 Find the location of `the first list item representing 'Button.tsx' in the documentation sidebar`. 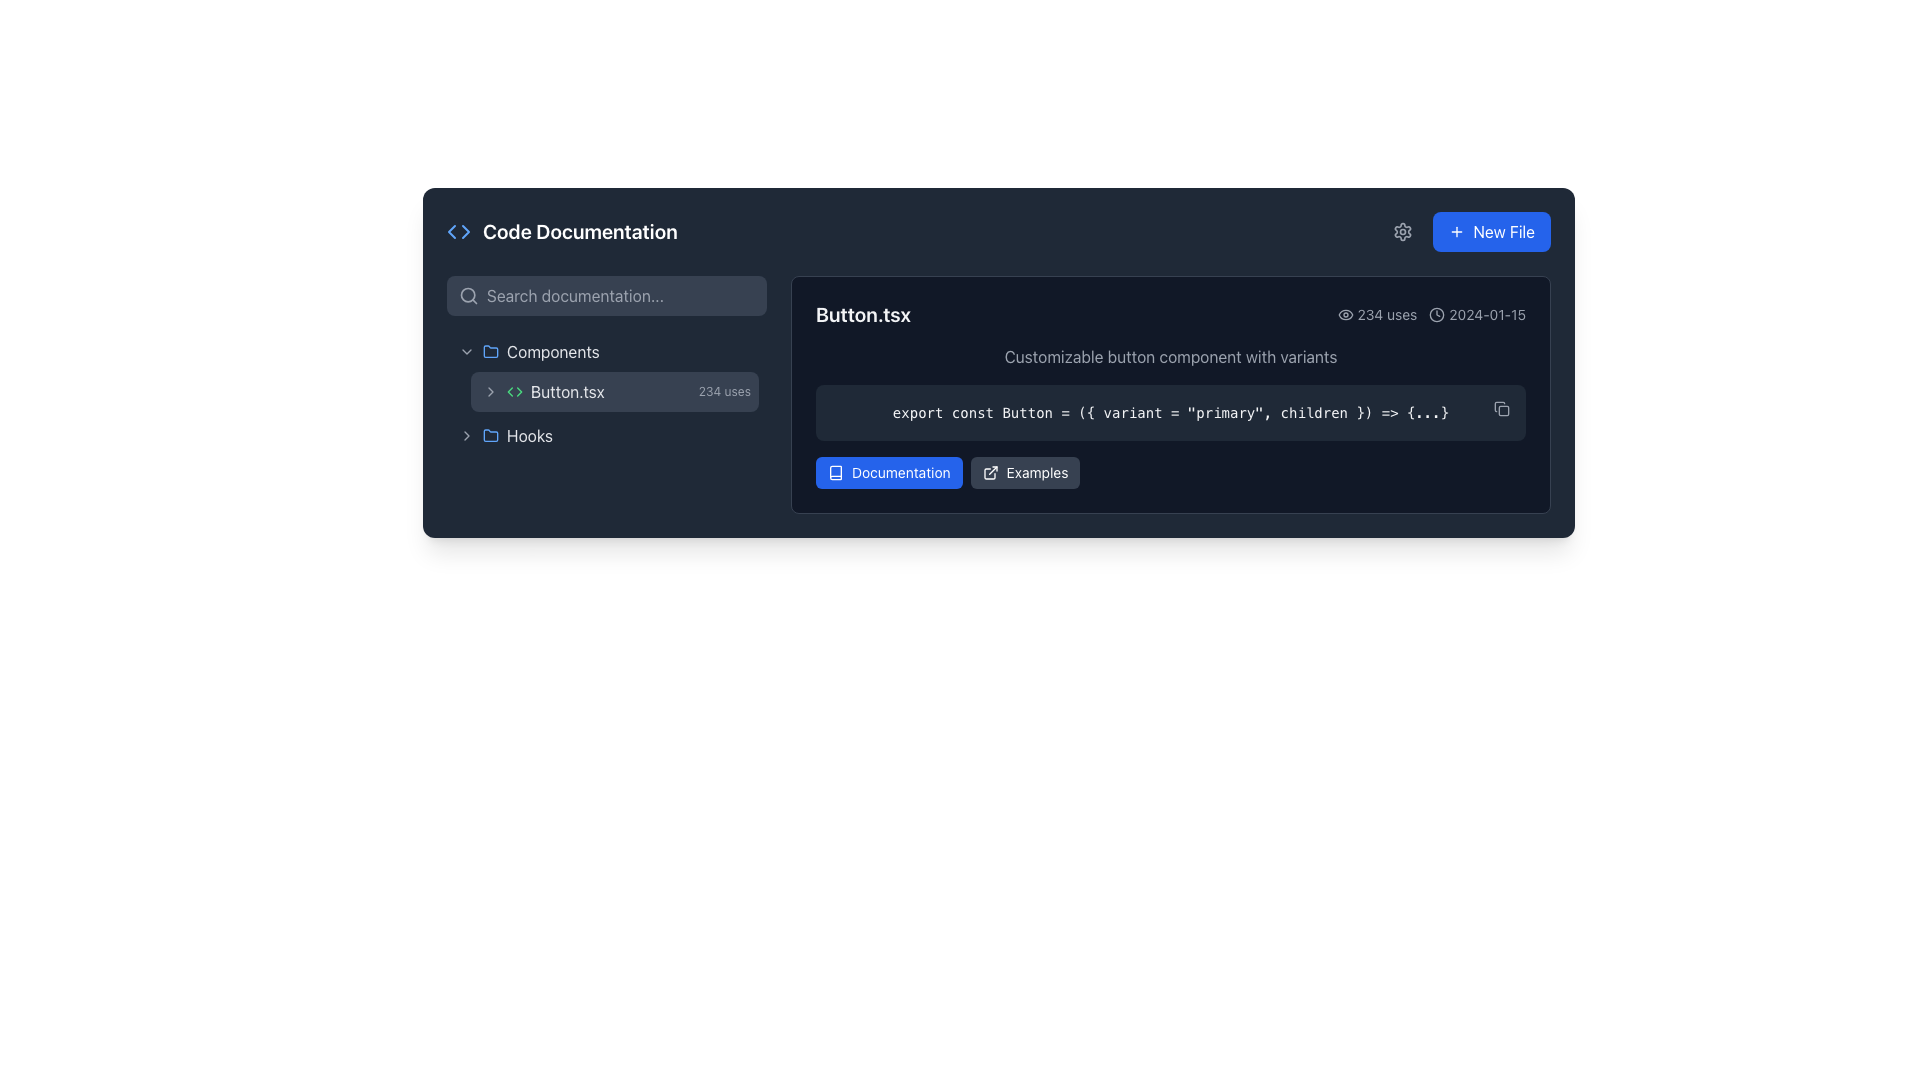

the first list item representing 'Button.tsx' in the documentation sidebar is located at coordinates (613, 392).